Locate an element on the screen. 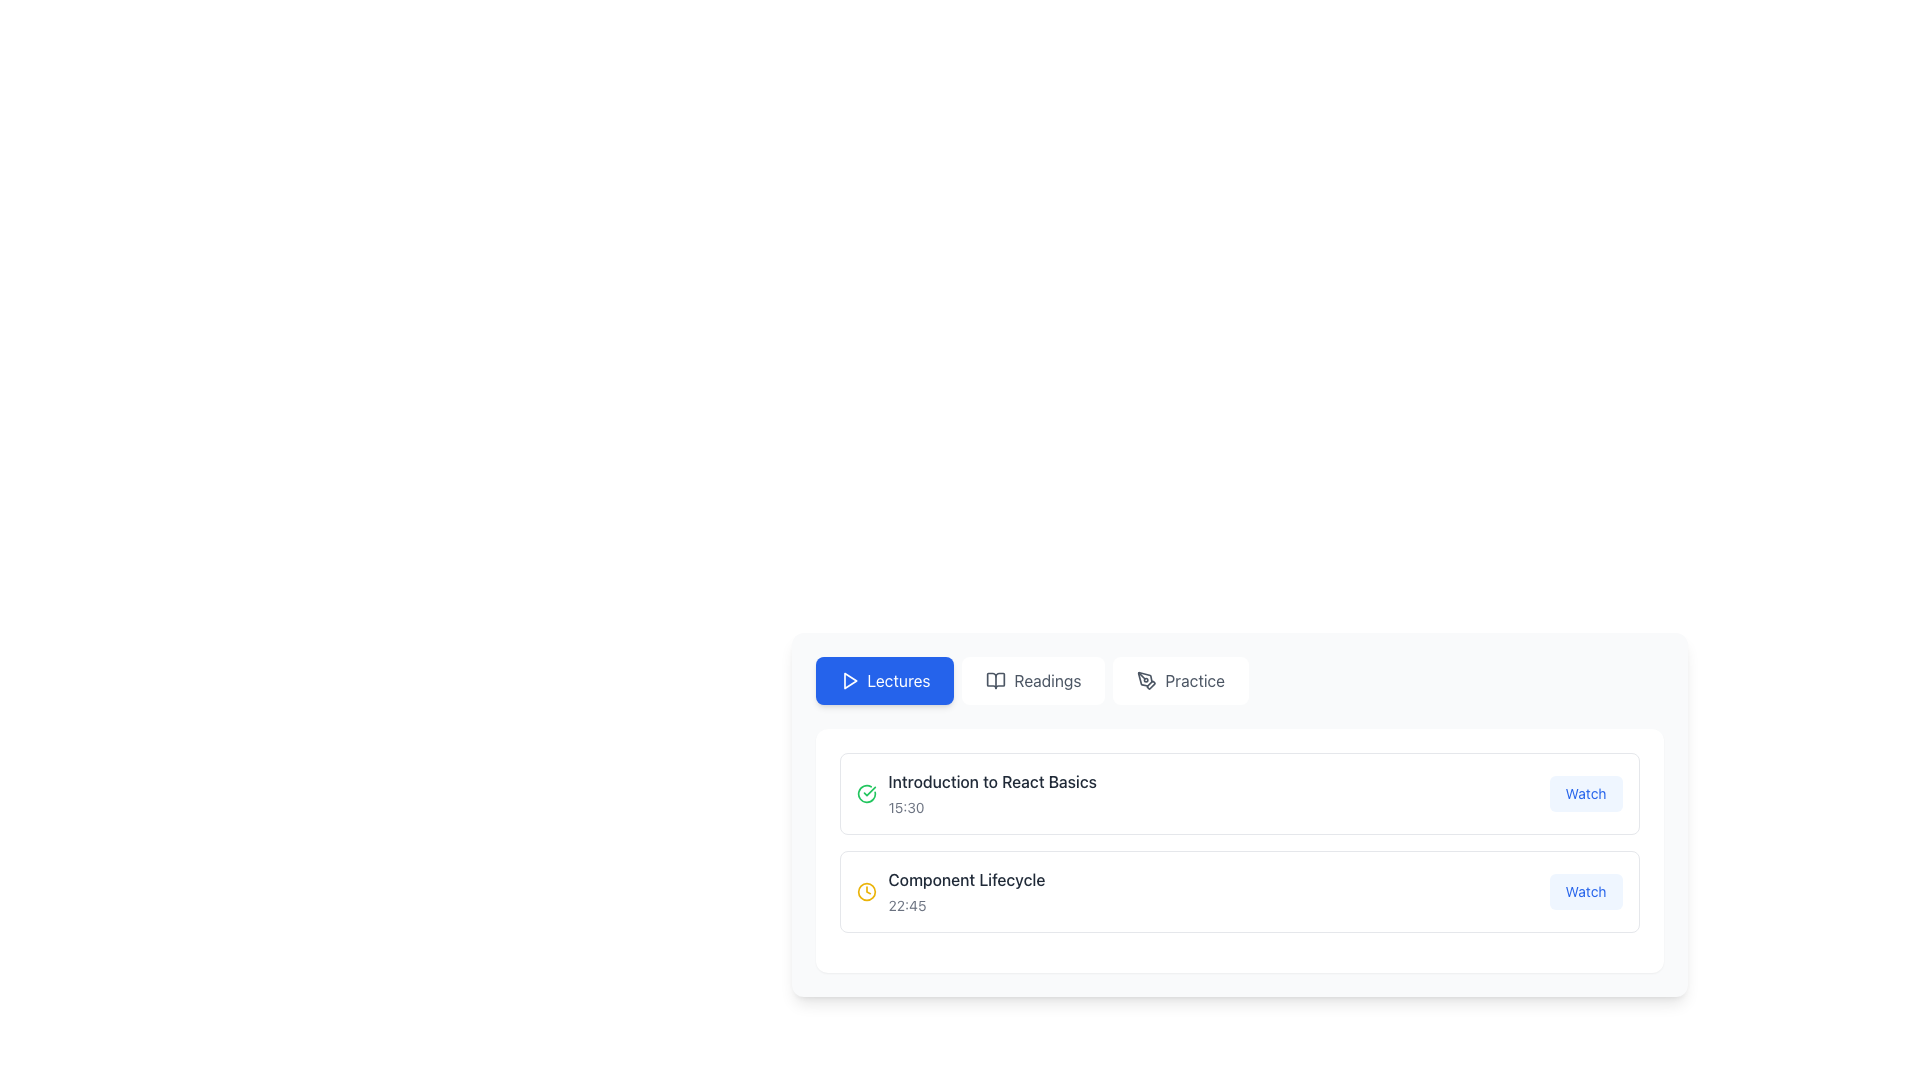 Image resolution: width=1920 pixels, height=1080 pixels. the third button in the horizontal group of three buttons, which is located to the right of the 'Lectures' and 'Readings' buttons is located at coordinates (1181, 680).